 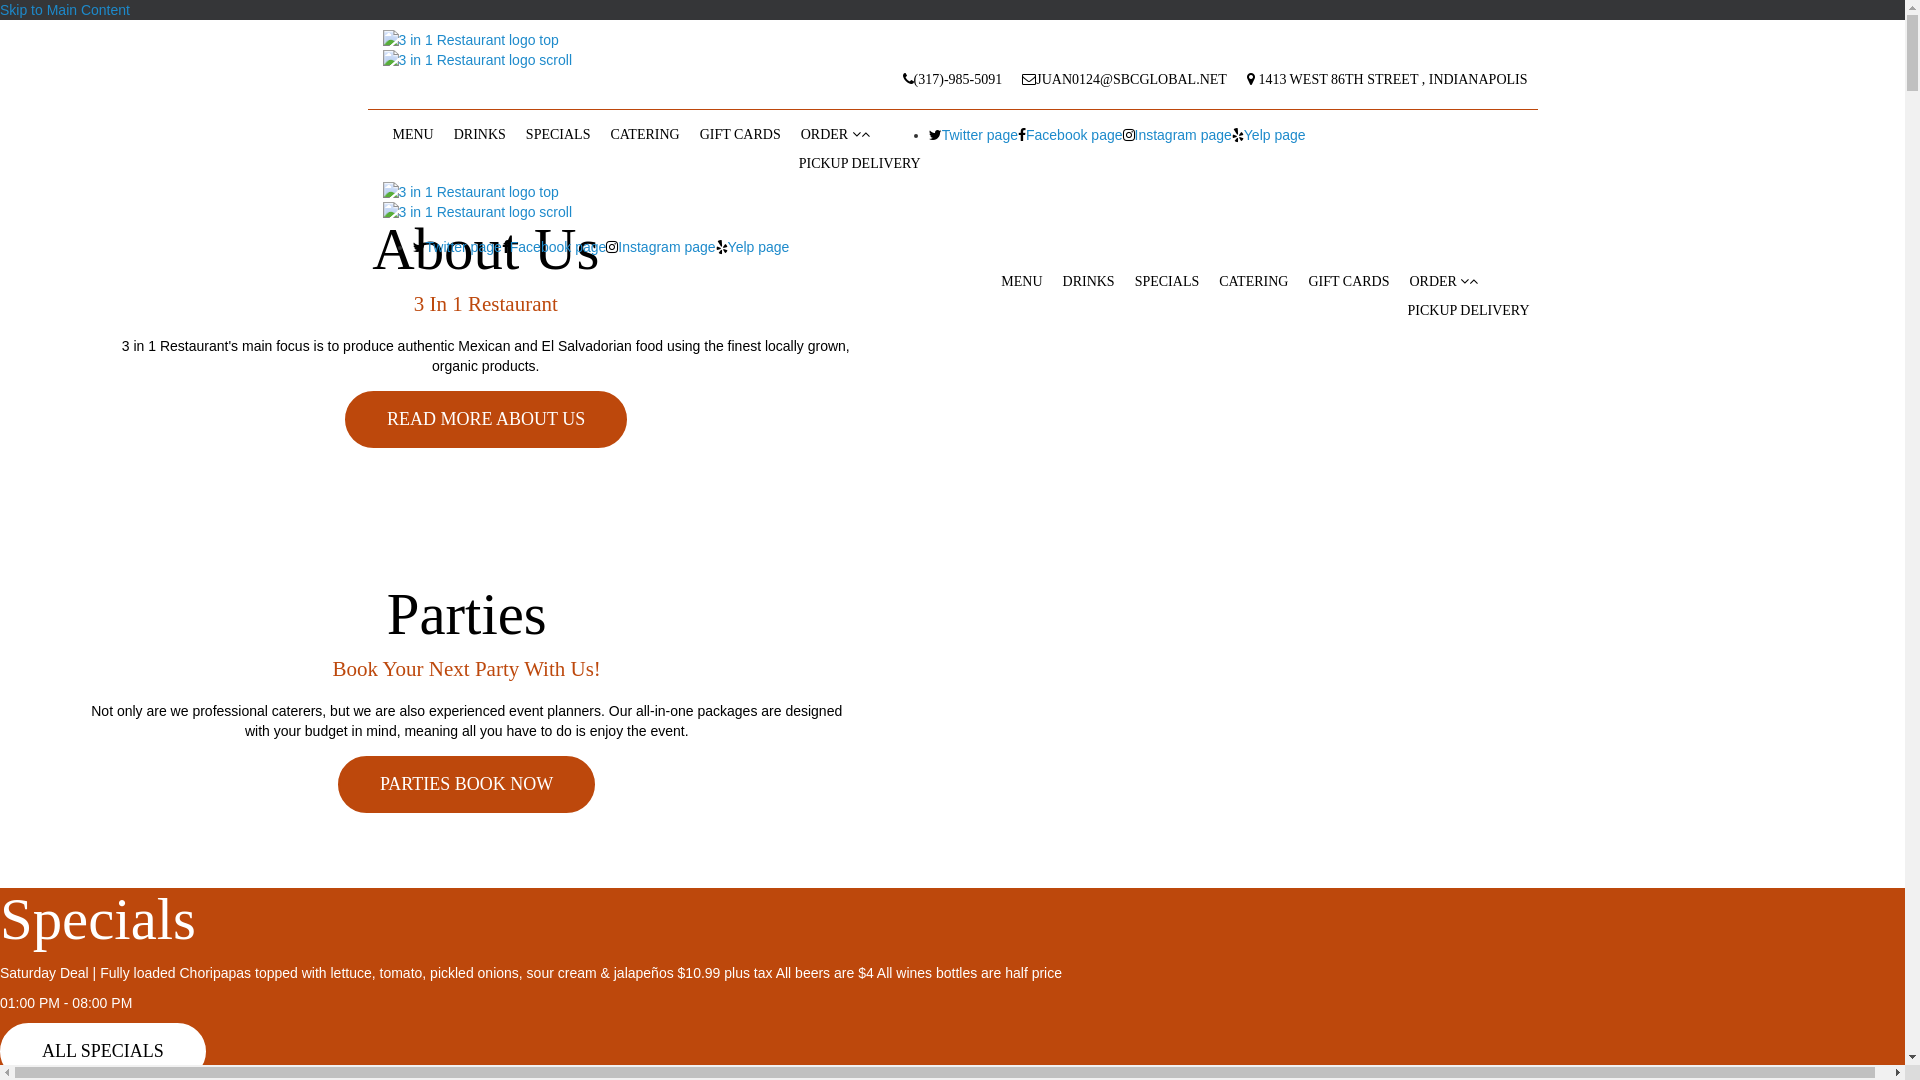 What do you see at coordinates (891, 79) in the screenshot?
I see `'(317)-985-5091'` at bounding box center [891, 79].